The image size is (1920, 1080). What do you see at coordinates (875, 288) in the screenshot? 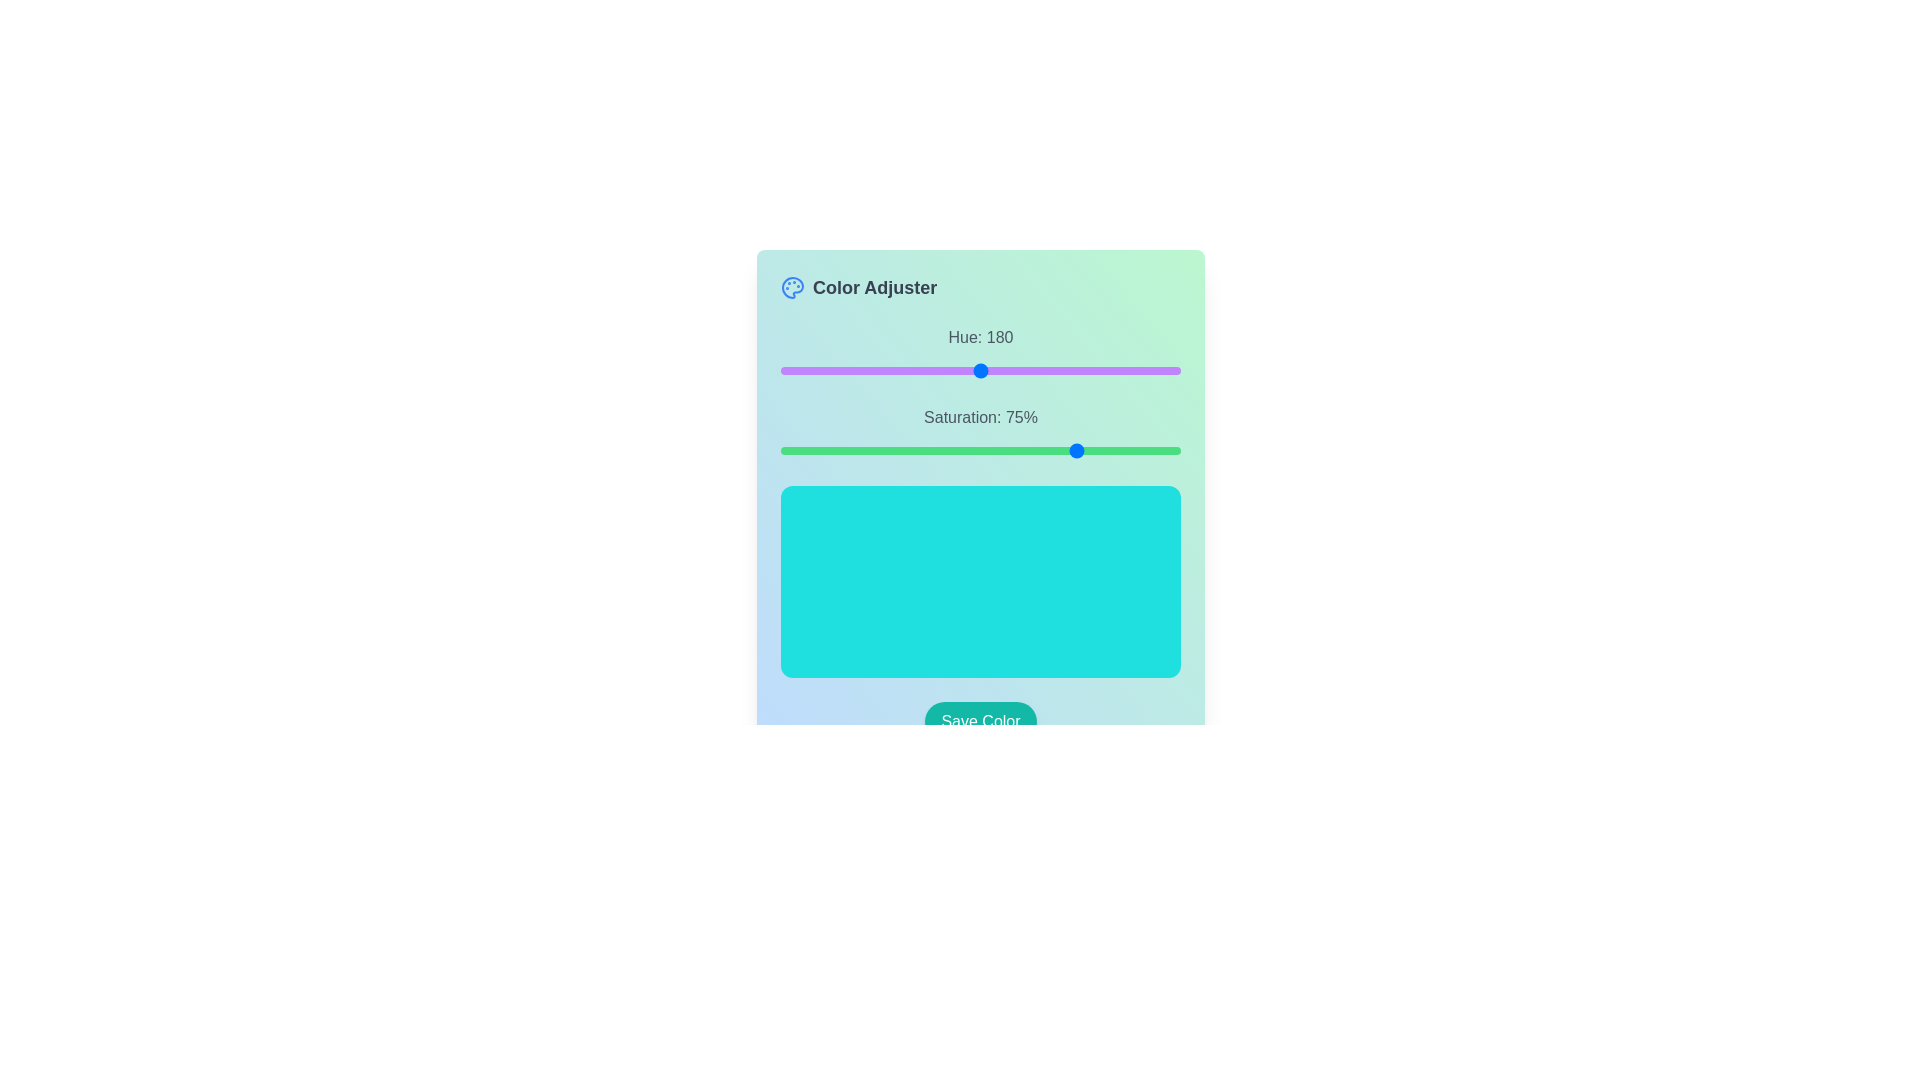
I see `text from the header text label positioned to the right of the palette icon in the user interface` at bounding box center [875, 288].